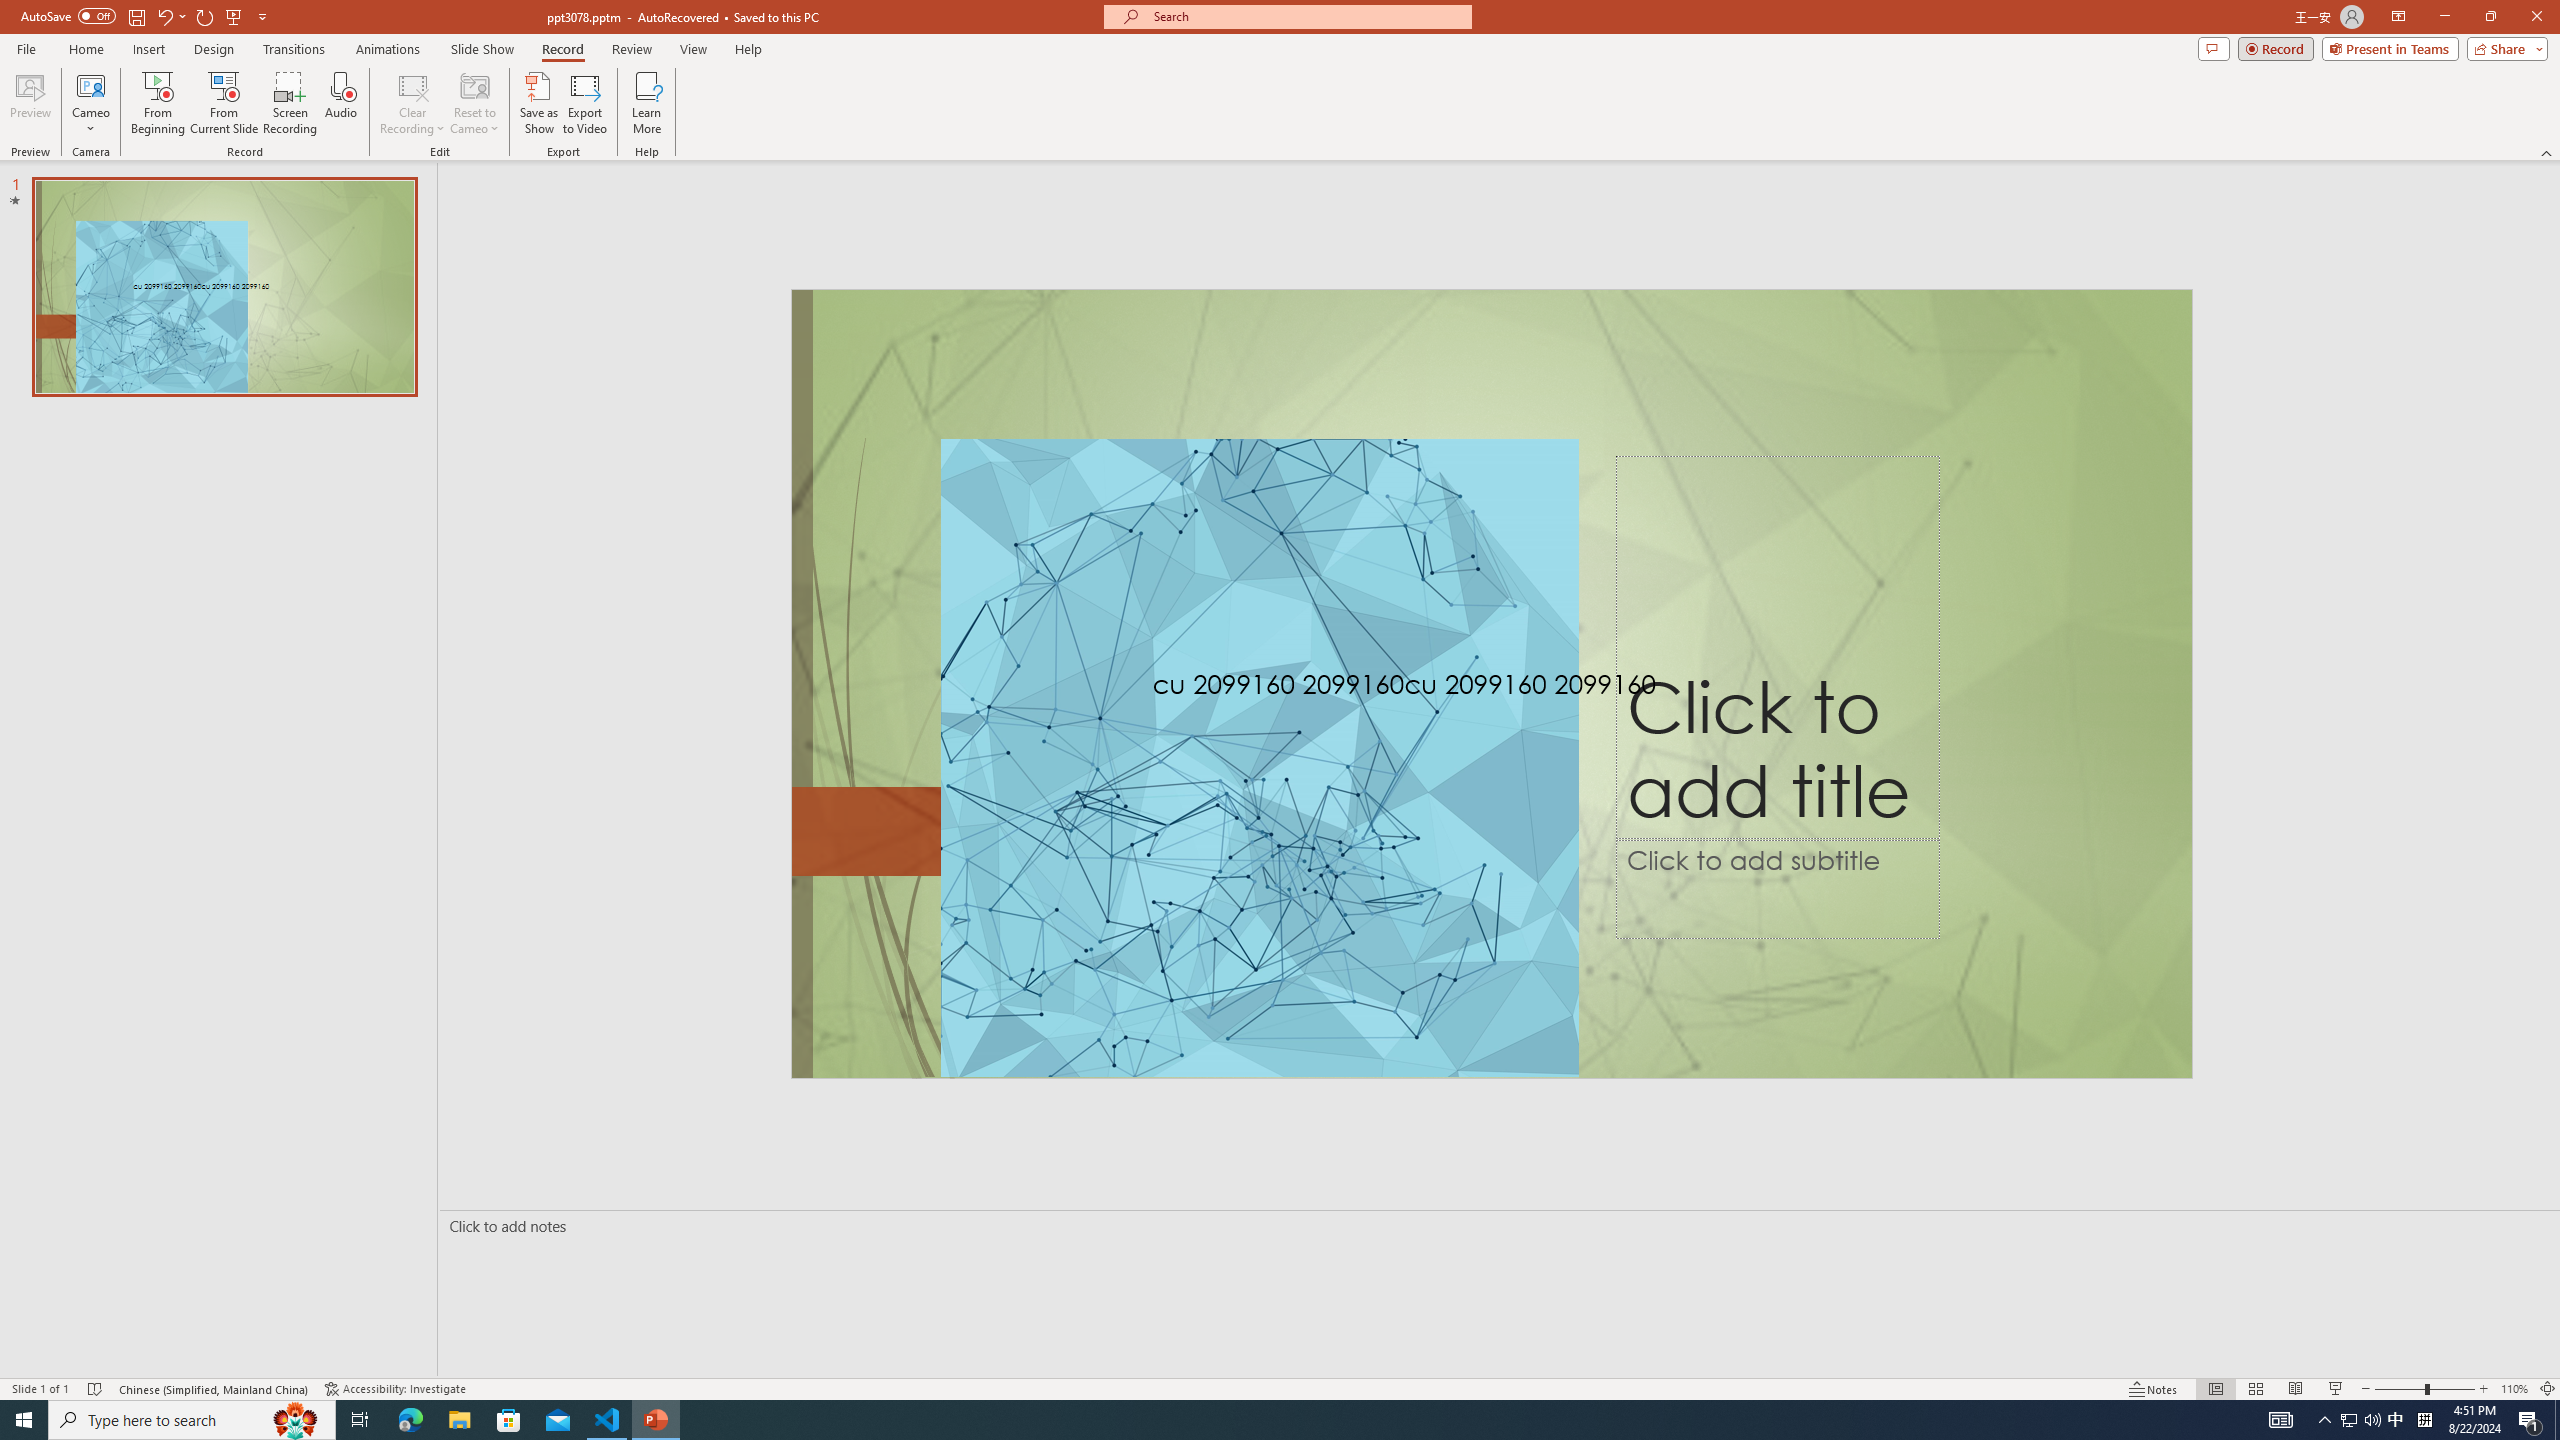  Describe the element at coordinates (395, 1389) in the screenshot. I see `'Accessibility Checker Accessibility: Investigate'` at that location.